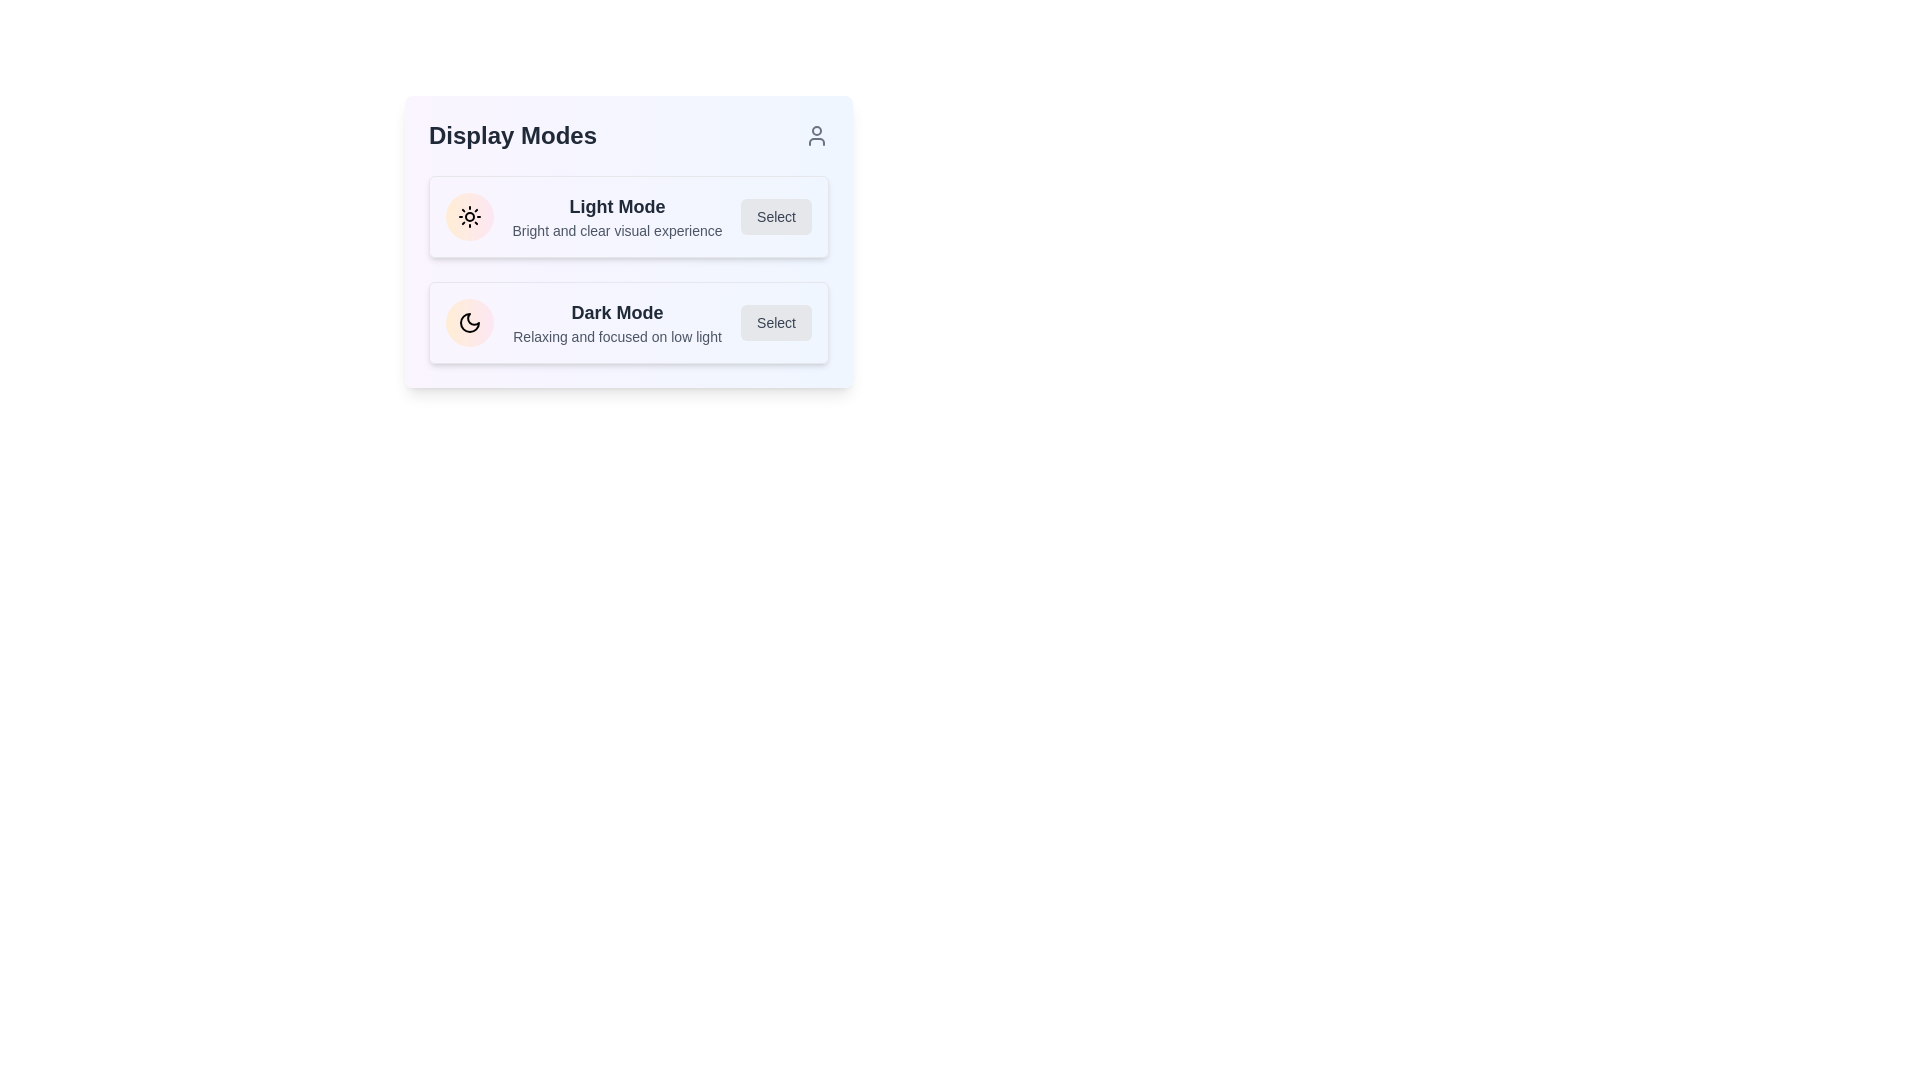 The width and height of the screenshot is (1920, 1080). Describe the element at coordinates (616, 322) in the screenshot. I see `text block titled 'Dark Mode' which contains the subtitle 'Relaxing and focused on low light' to understand its purpose` at that location.